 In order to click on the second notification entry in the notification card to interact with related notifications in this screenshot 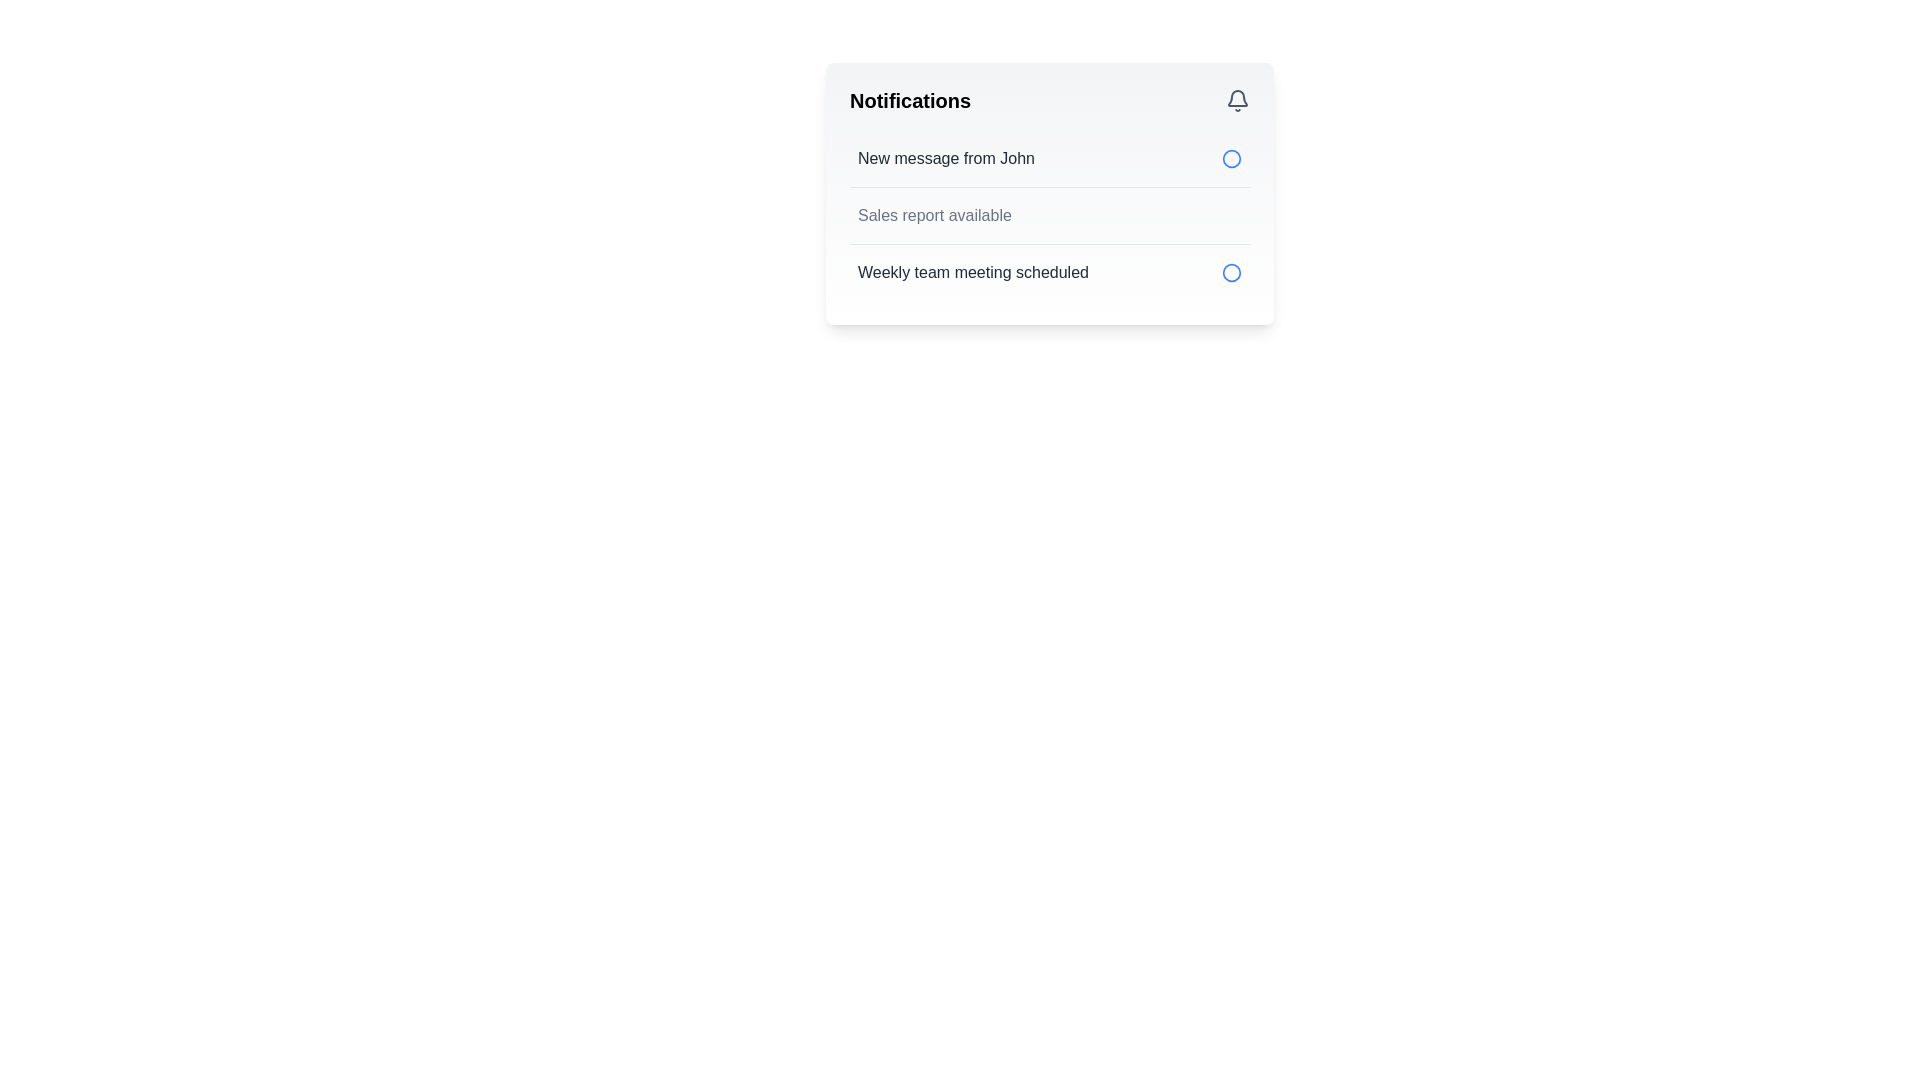, I will do `click(1049, 216)`.